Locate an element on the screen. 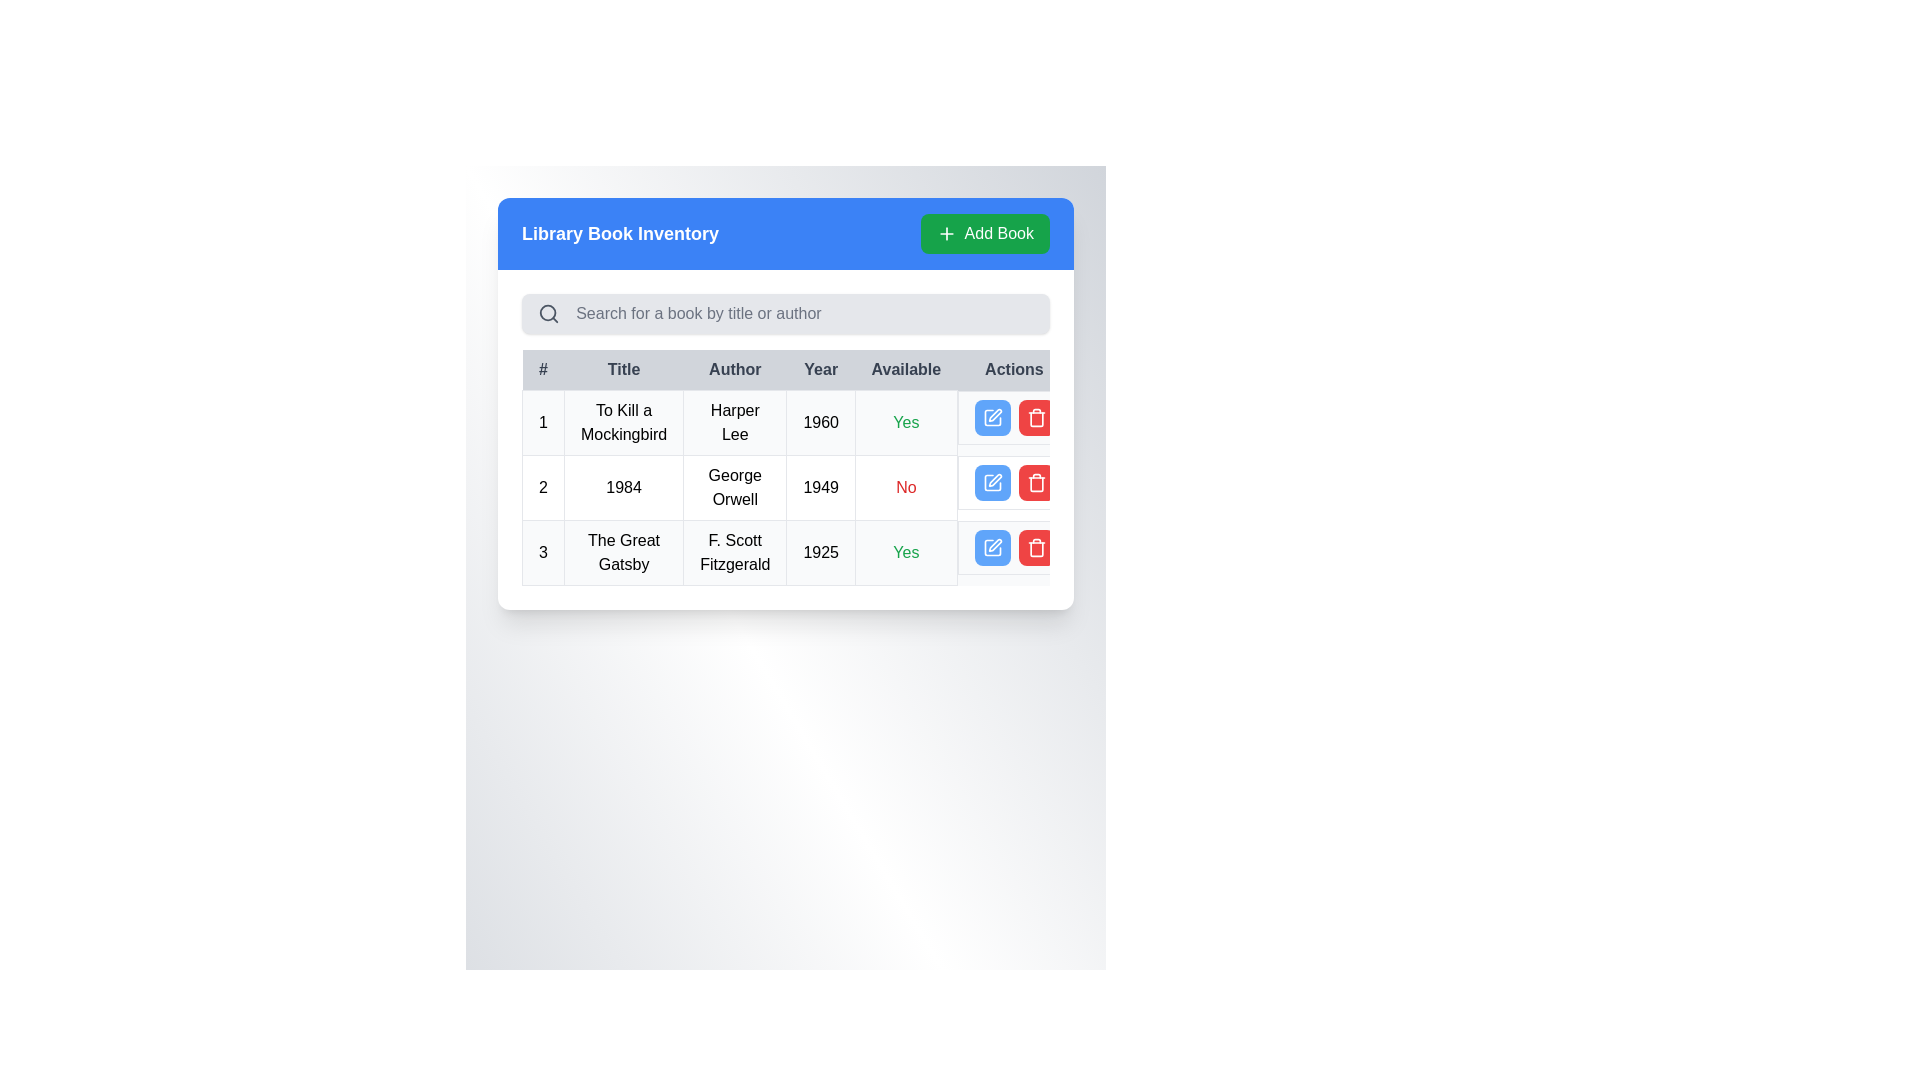 Image resolution: width=1920 pixels, height=1080 pixels. the 'Author' text label, which is a rectangular label with bold, dark lettering on a light gray background, positioned as the third column header in a grid layout is located at coordinates (734, 370).